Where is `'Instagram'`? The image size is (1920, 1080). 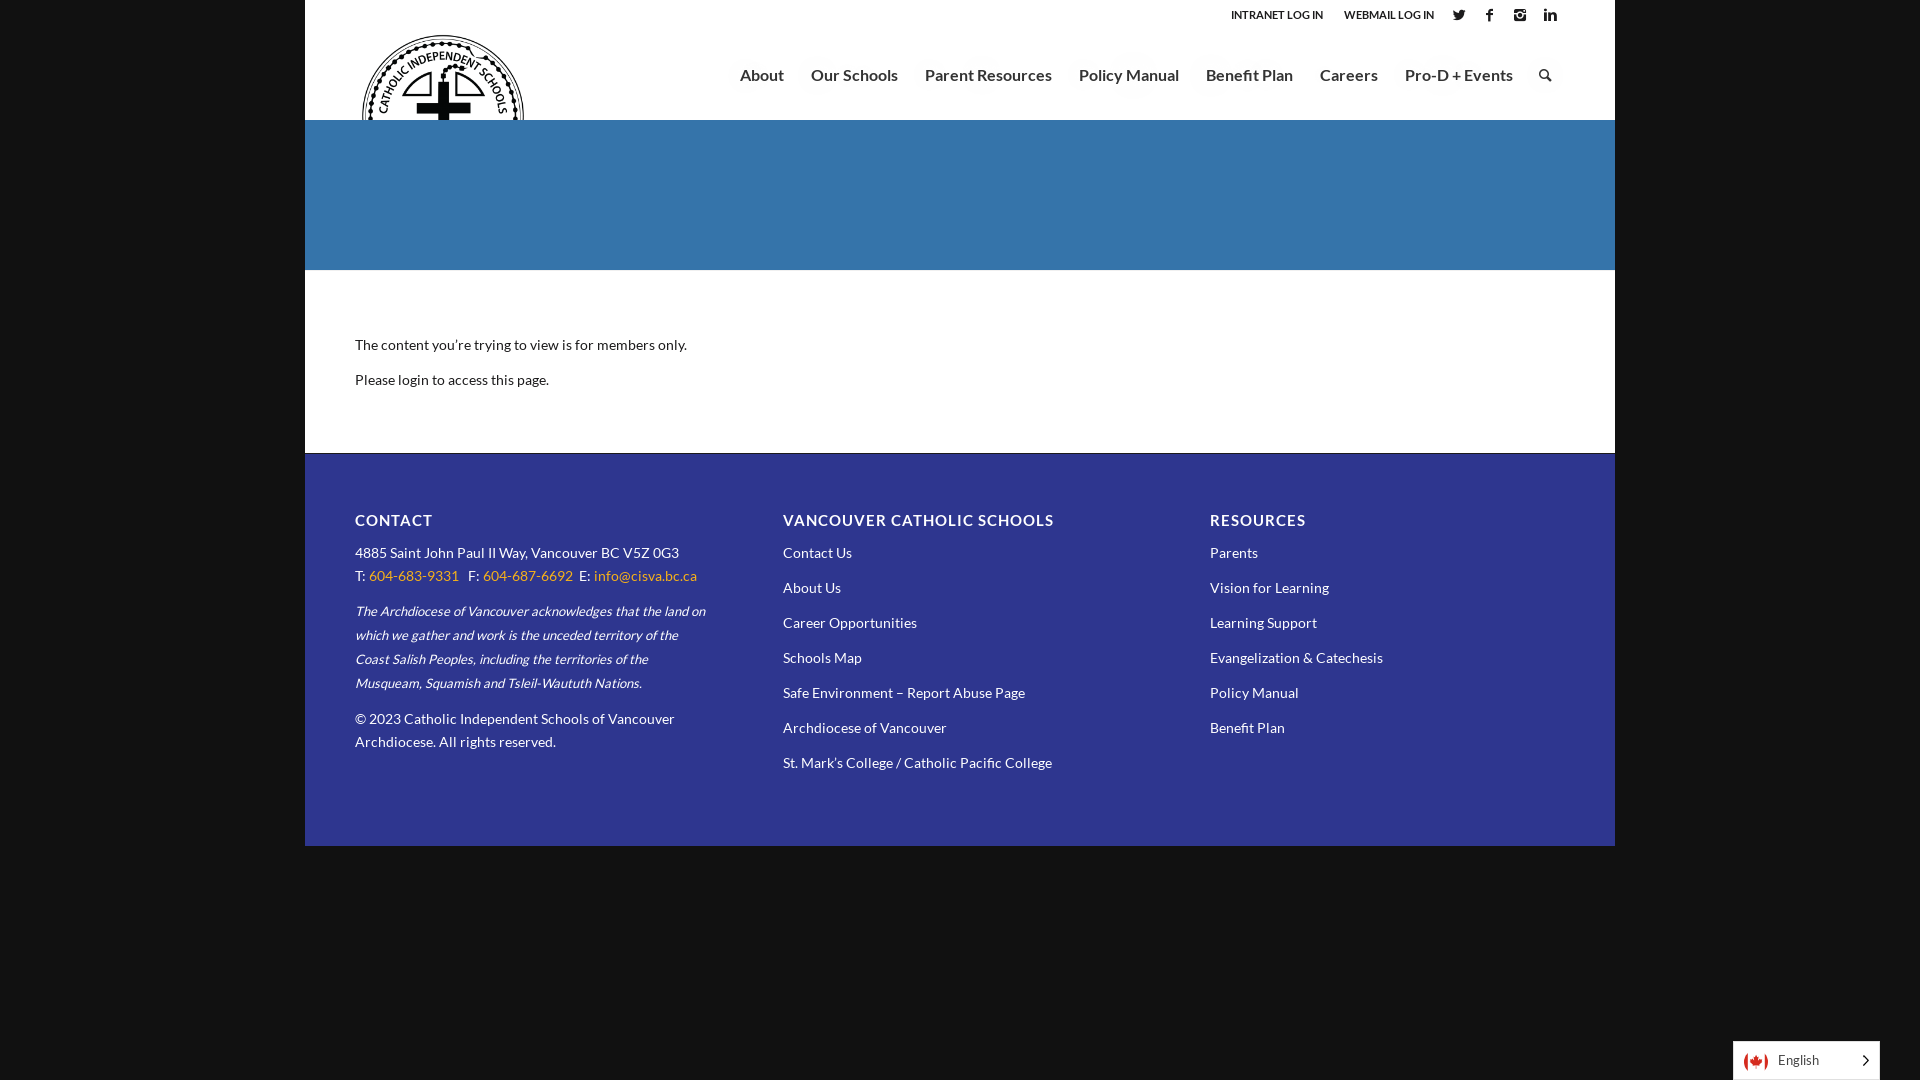
'Instagram' is located at coordinates (1519, 15).